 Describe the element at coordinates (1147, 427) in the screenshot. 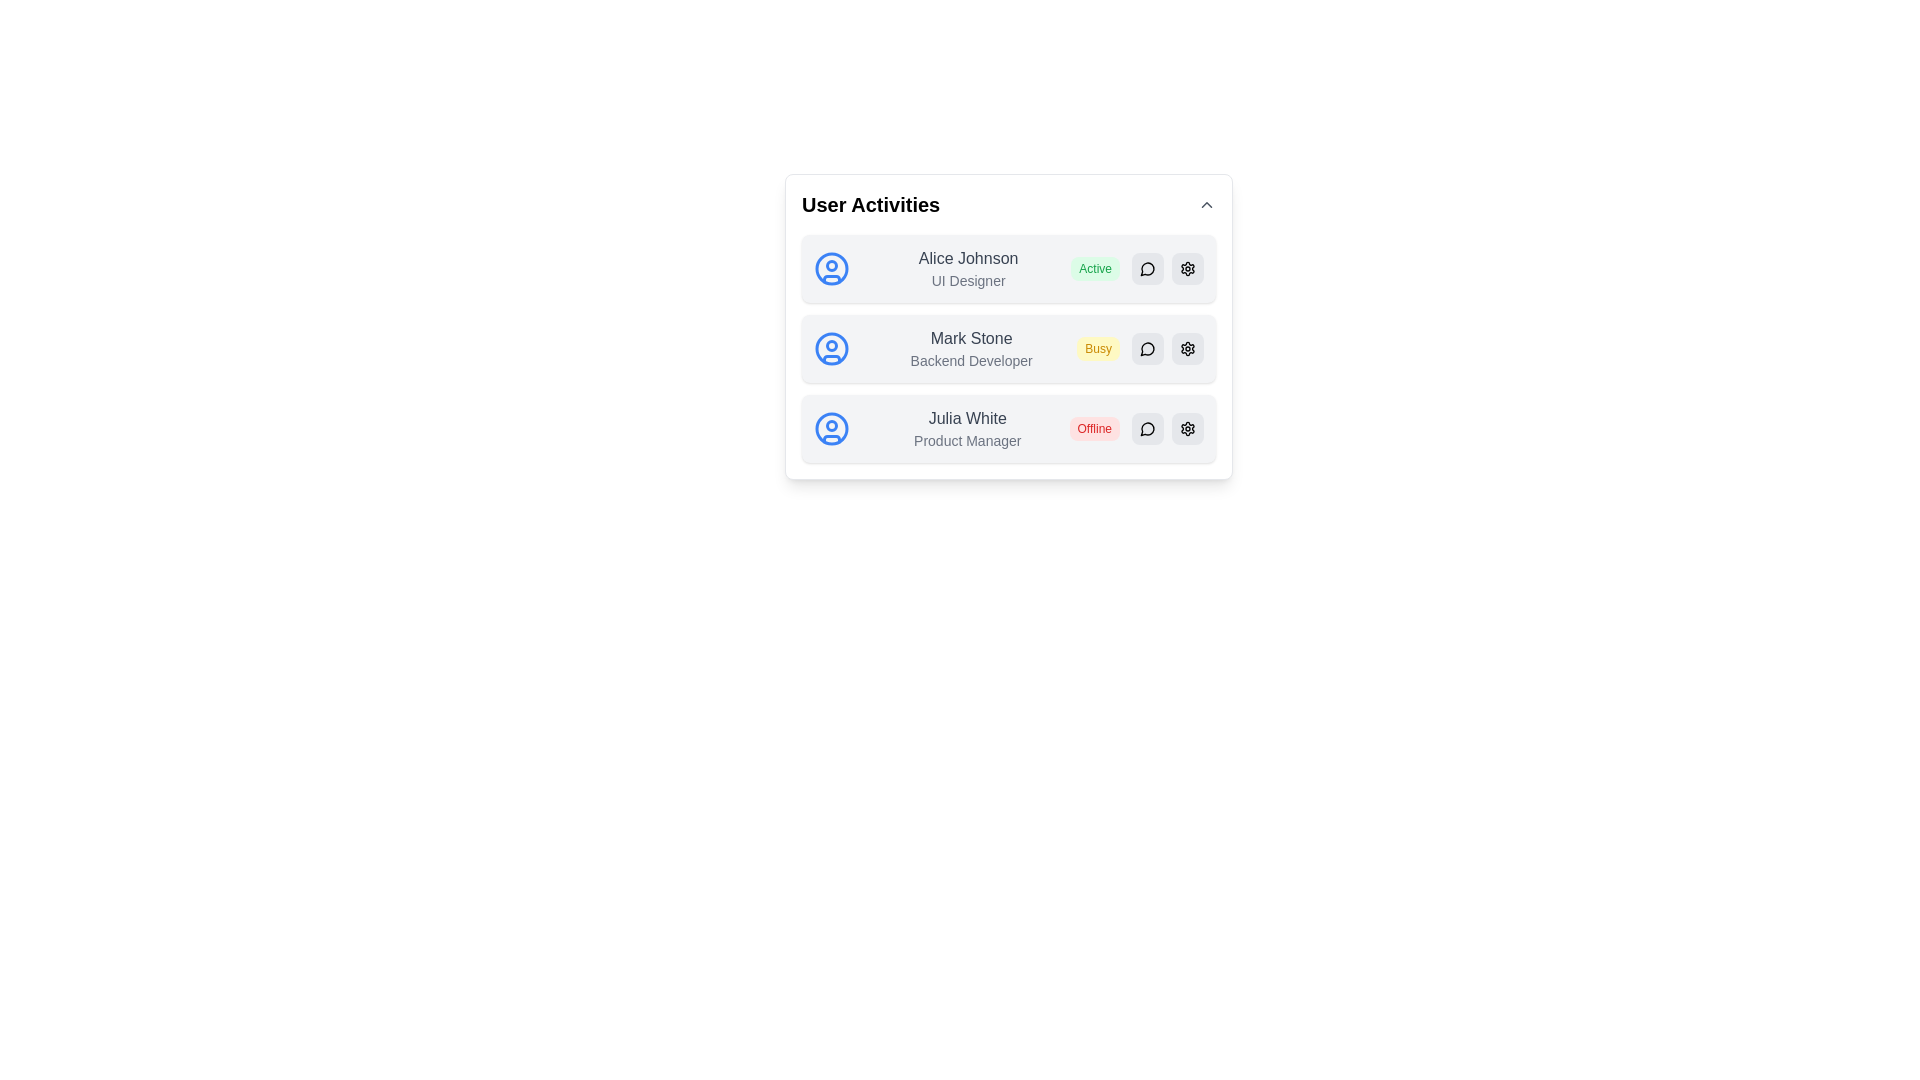

I see `the messaging button for the user Julia White located in the third user's row of the 'User Activities' list` at that location.